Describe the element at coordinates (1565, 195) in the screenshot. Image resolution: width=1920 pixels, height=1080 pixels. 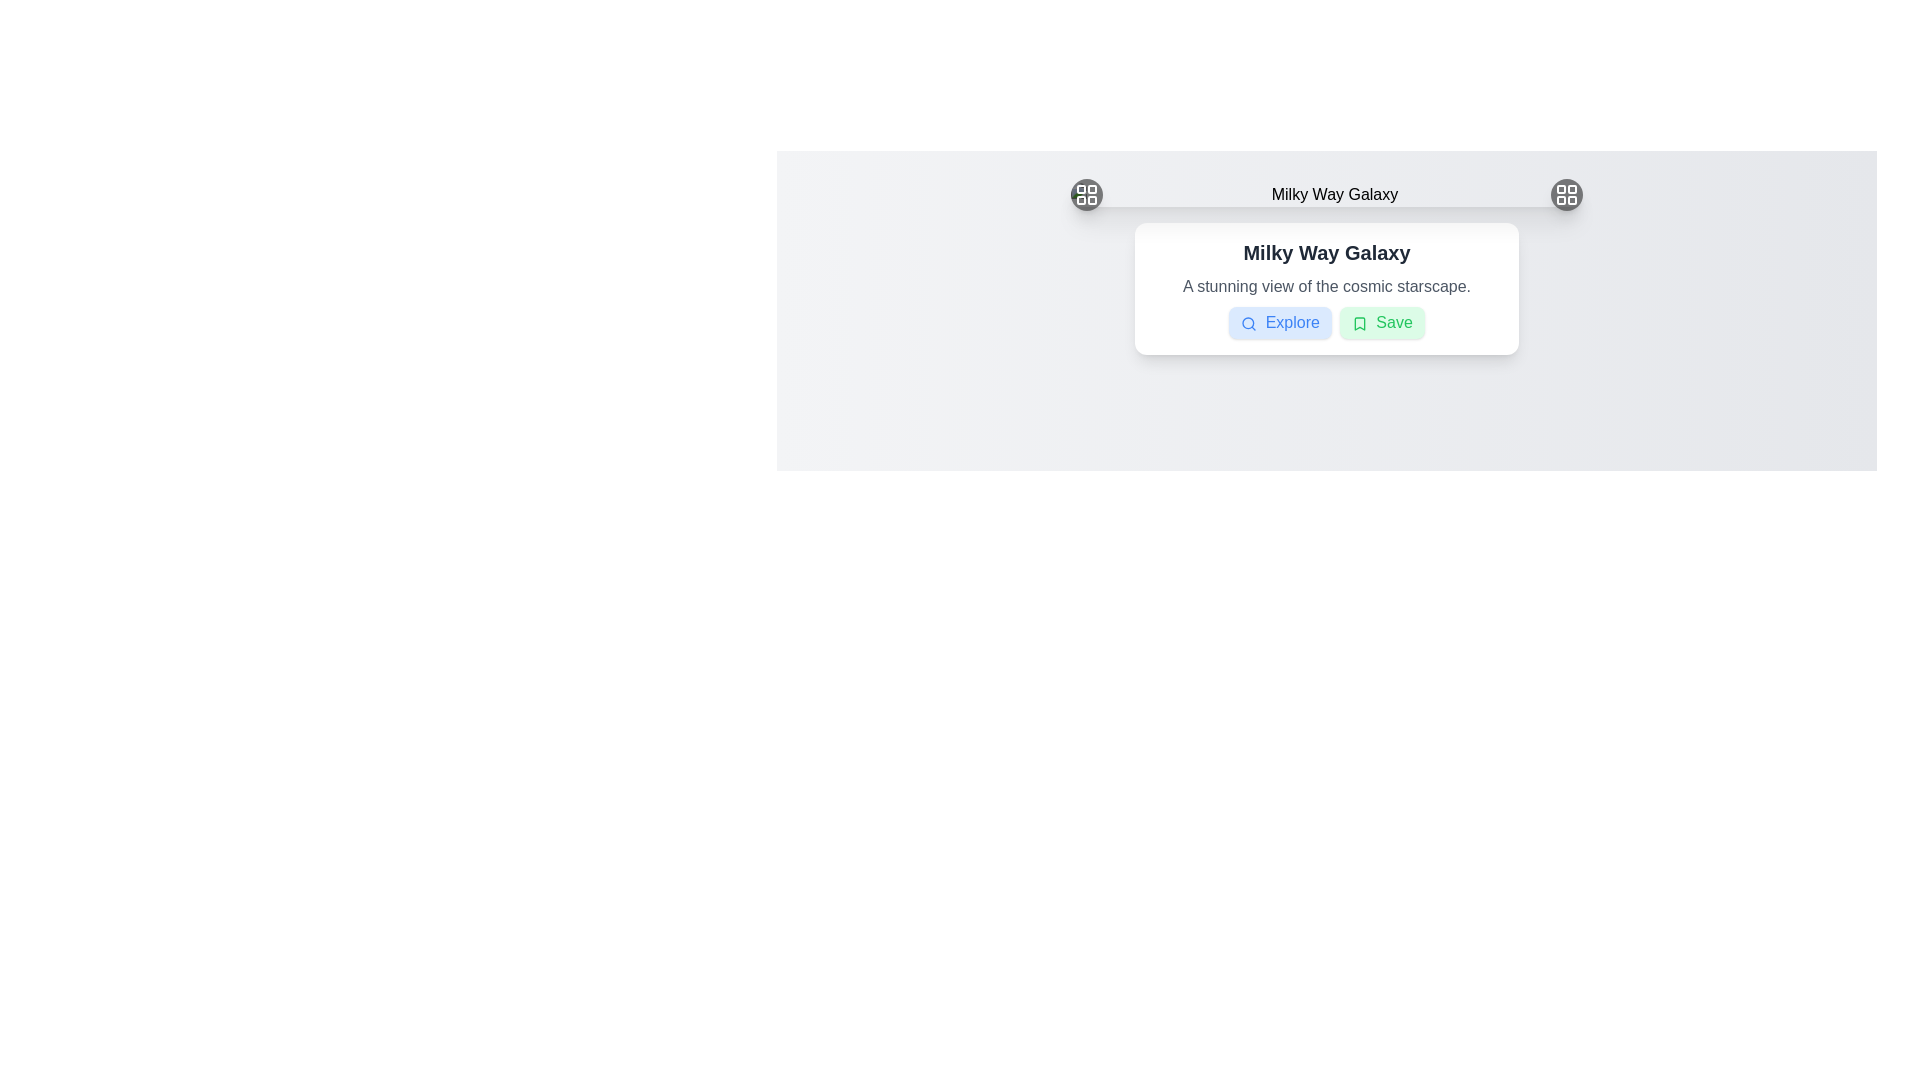
I see `the circular button icon located at the top-right corner of its section, adjacent to the 'Milky Way Galaxy' text` at that location.